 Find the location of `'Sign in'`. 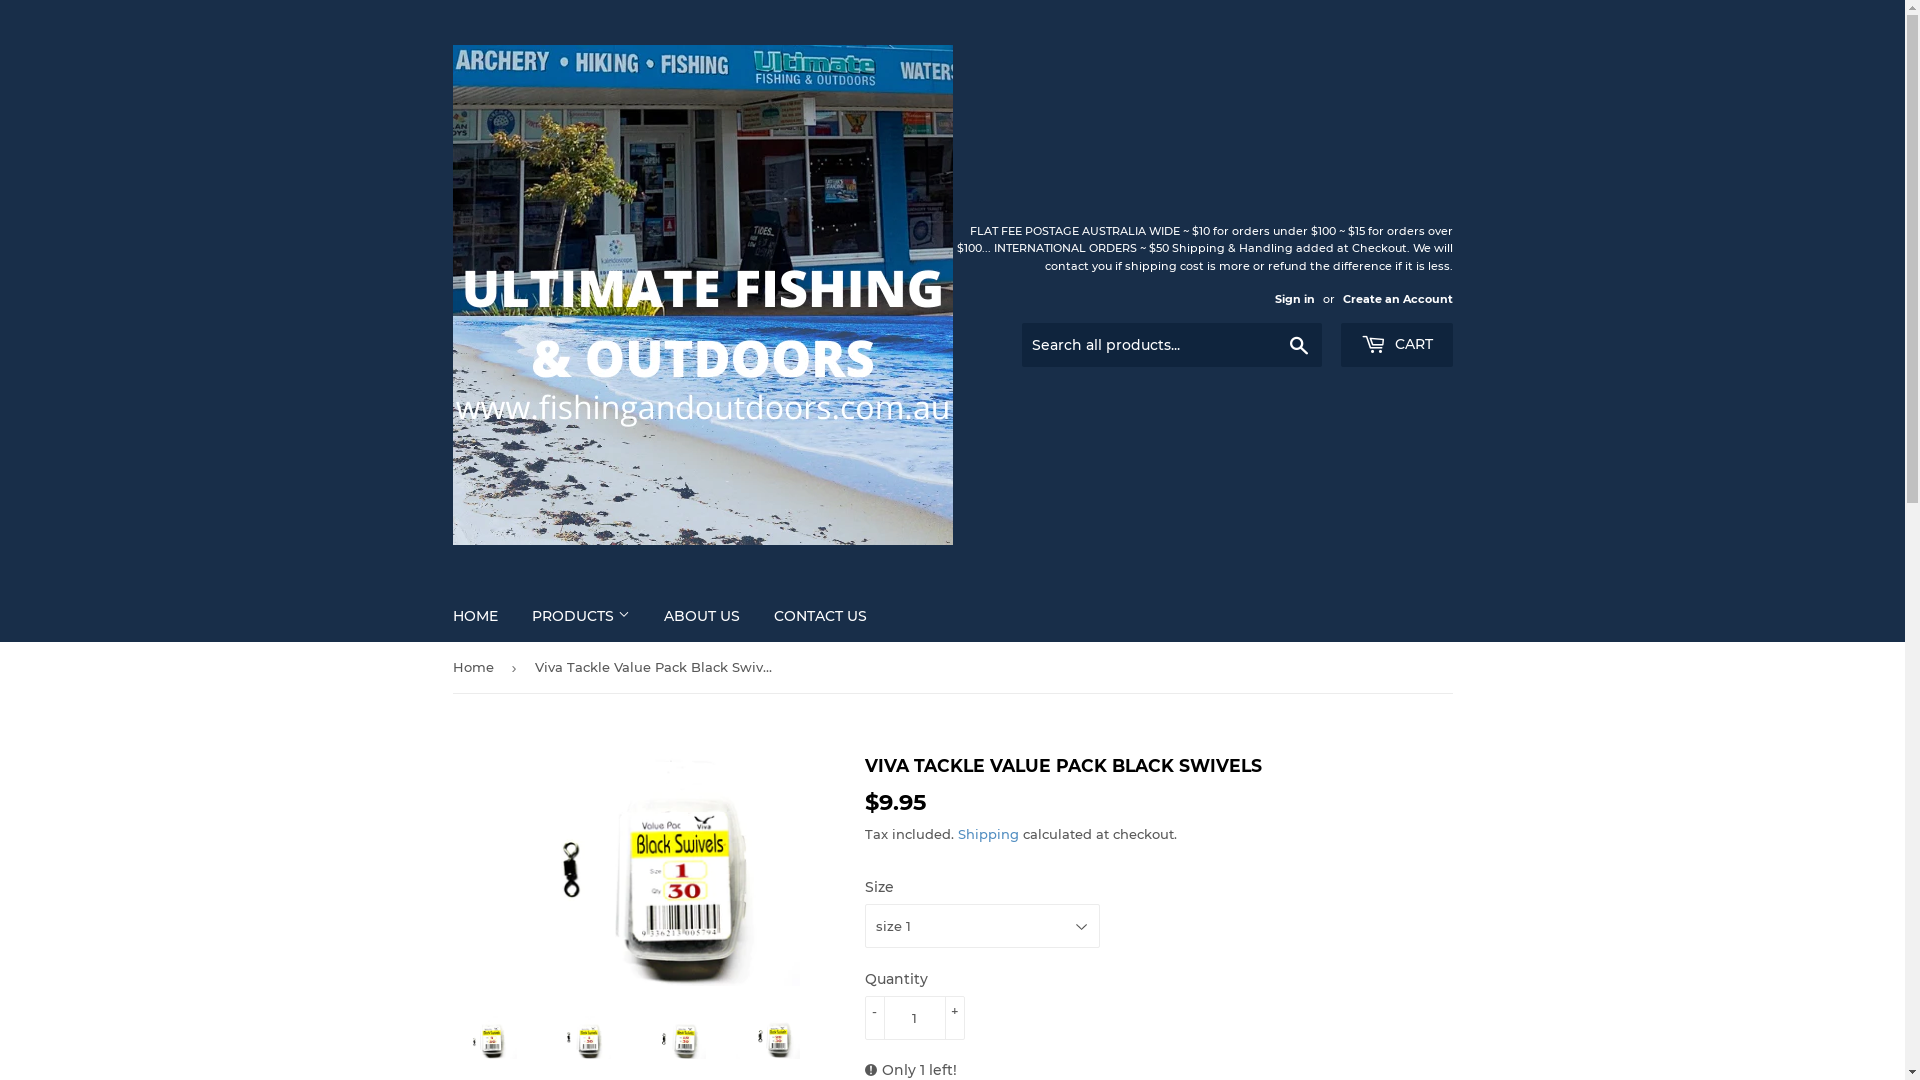

'Sign in' is located at coordinates (1272, 299).